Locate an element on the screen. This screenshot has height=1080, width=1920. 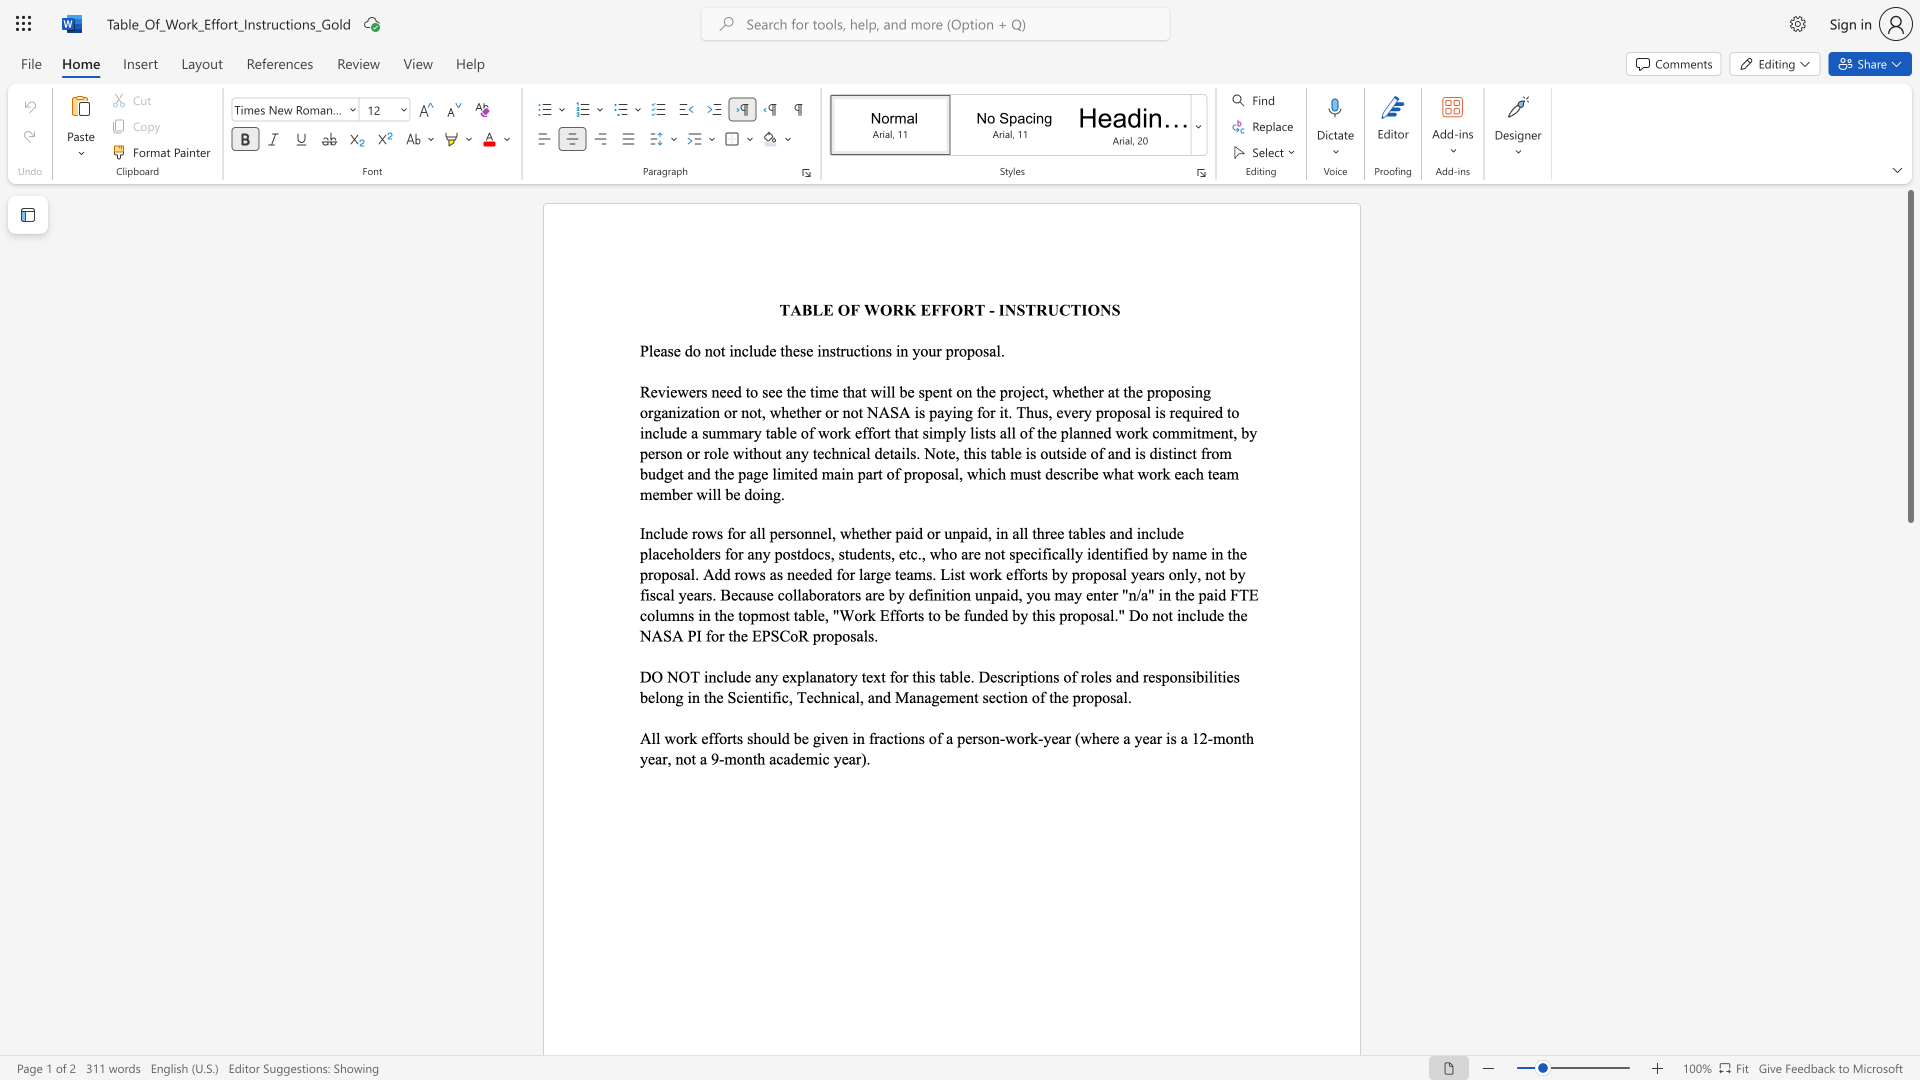
the scrollbar on the side is located at coordinates (1909, 689).